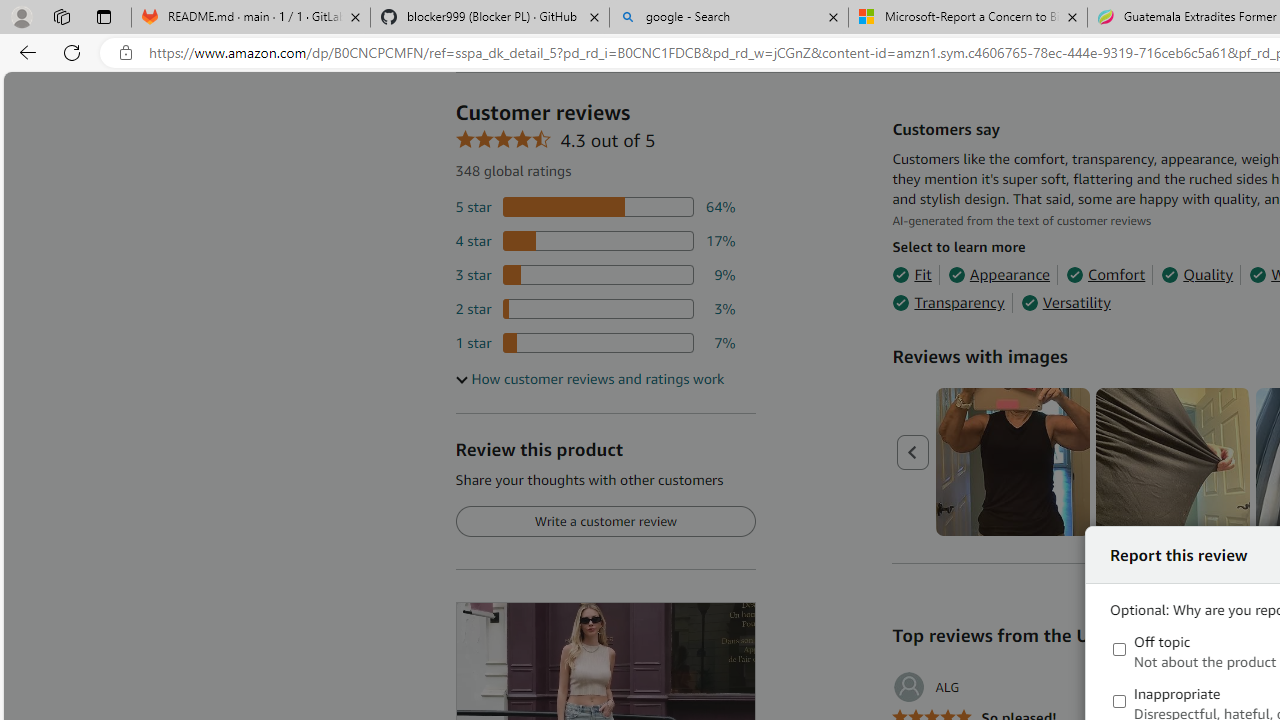  Describe the element at coordinates (594, 240) in the screenshot. I see `'17 percent of reviews have 4 stars'` at that location.